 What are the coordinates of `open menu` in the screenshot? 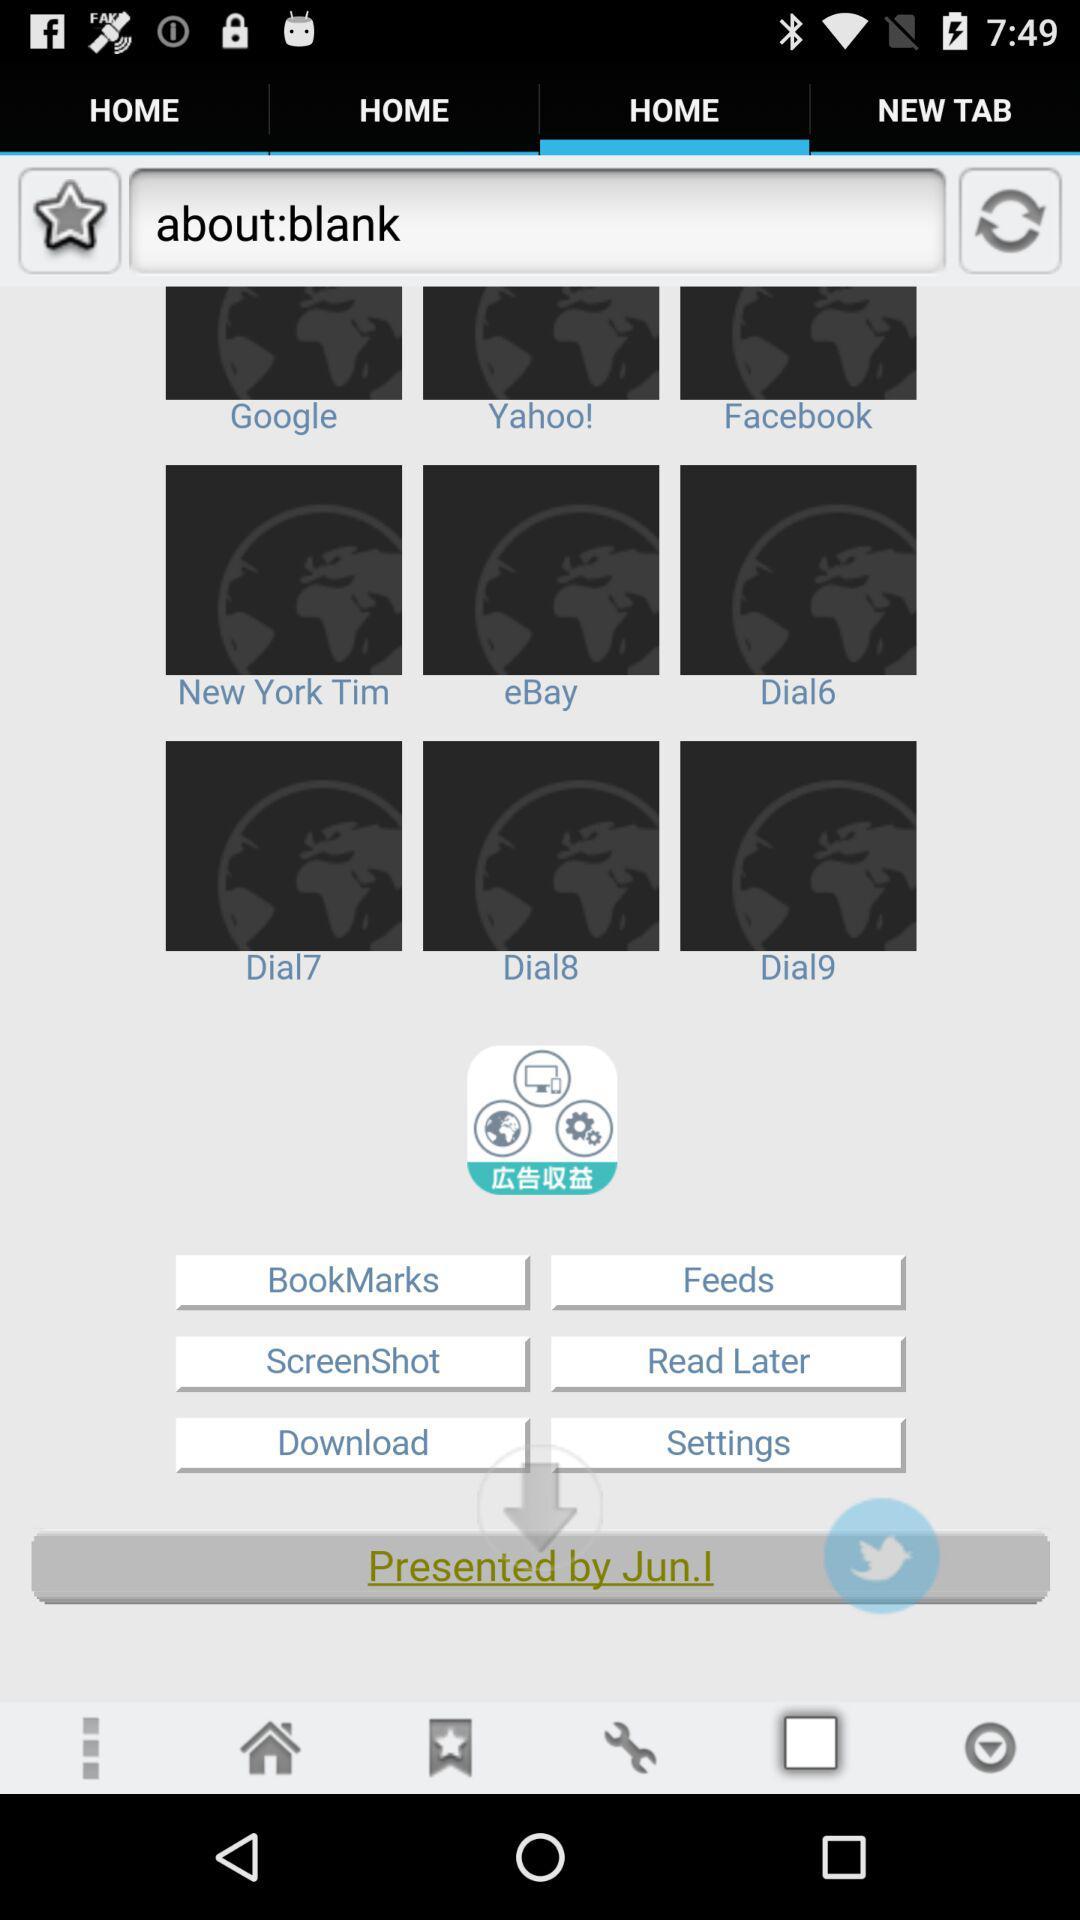 It's located at (88, 1746).